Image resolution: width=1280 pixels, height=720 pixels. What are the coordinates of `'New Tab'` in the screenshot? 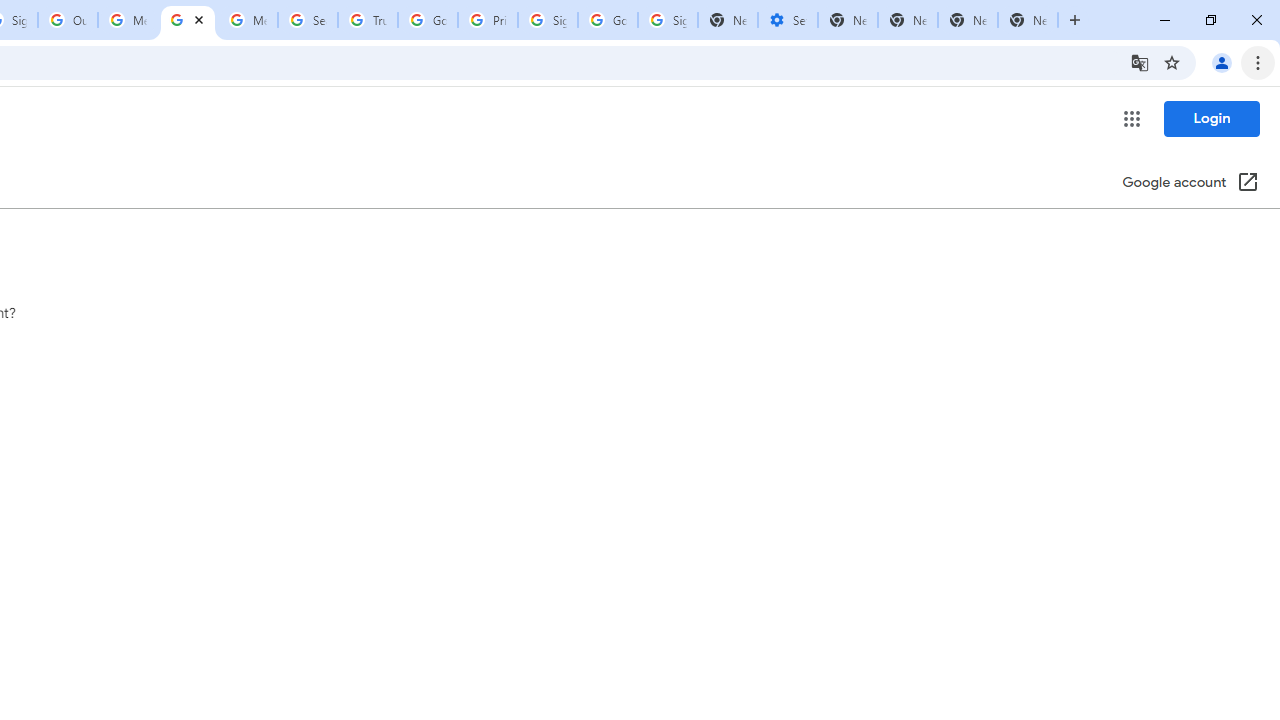 It's located at (1028, 20).